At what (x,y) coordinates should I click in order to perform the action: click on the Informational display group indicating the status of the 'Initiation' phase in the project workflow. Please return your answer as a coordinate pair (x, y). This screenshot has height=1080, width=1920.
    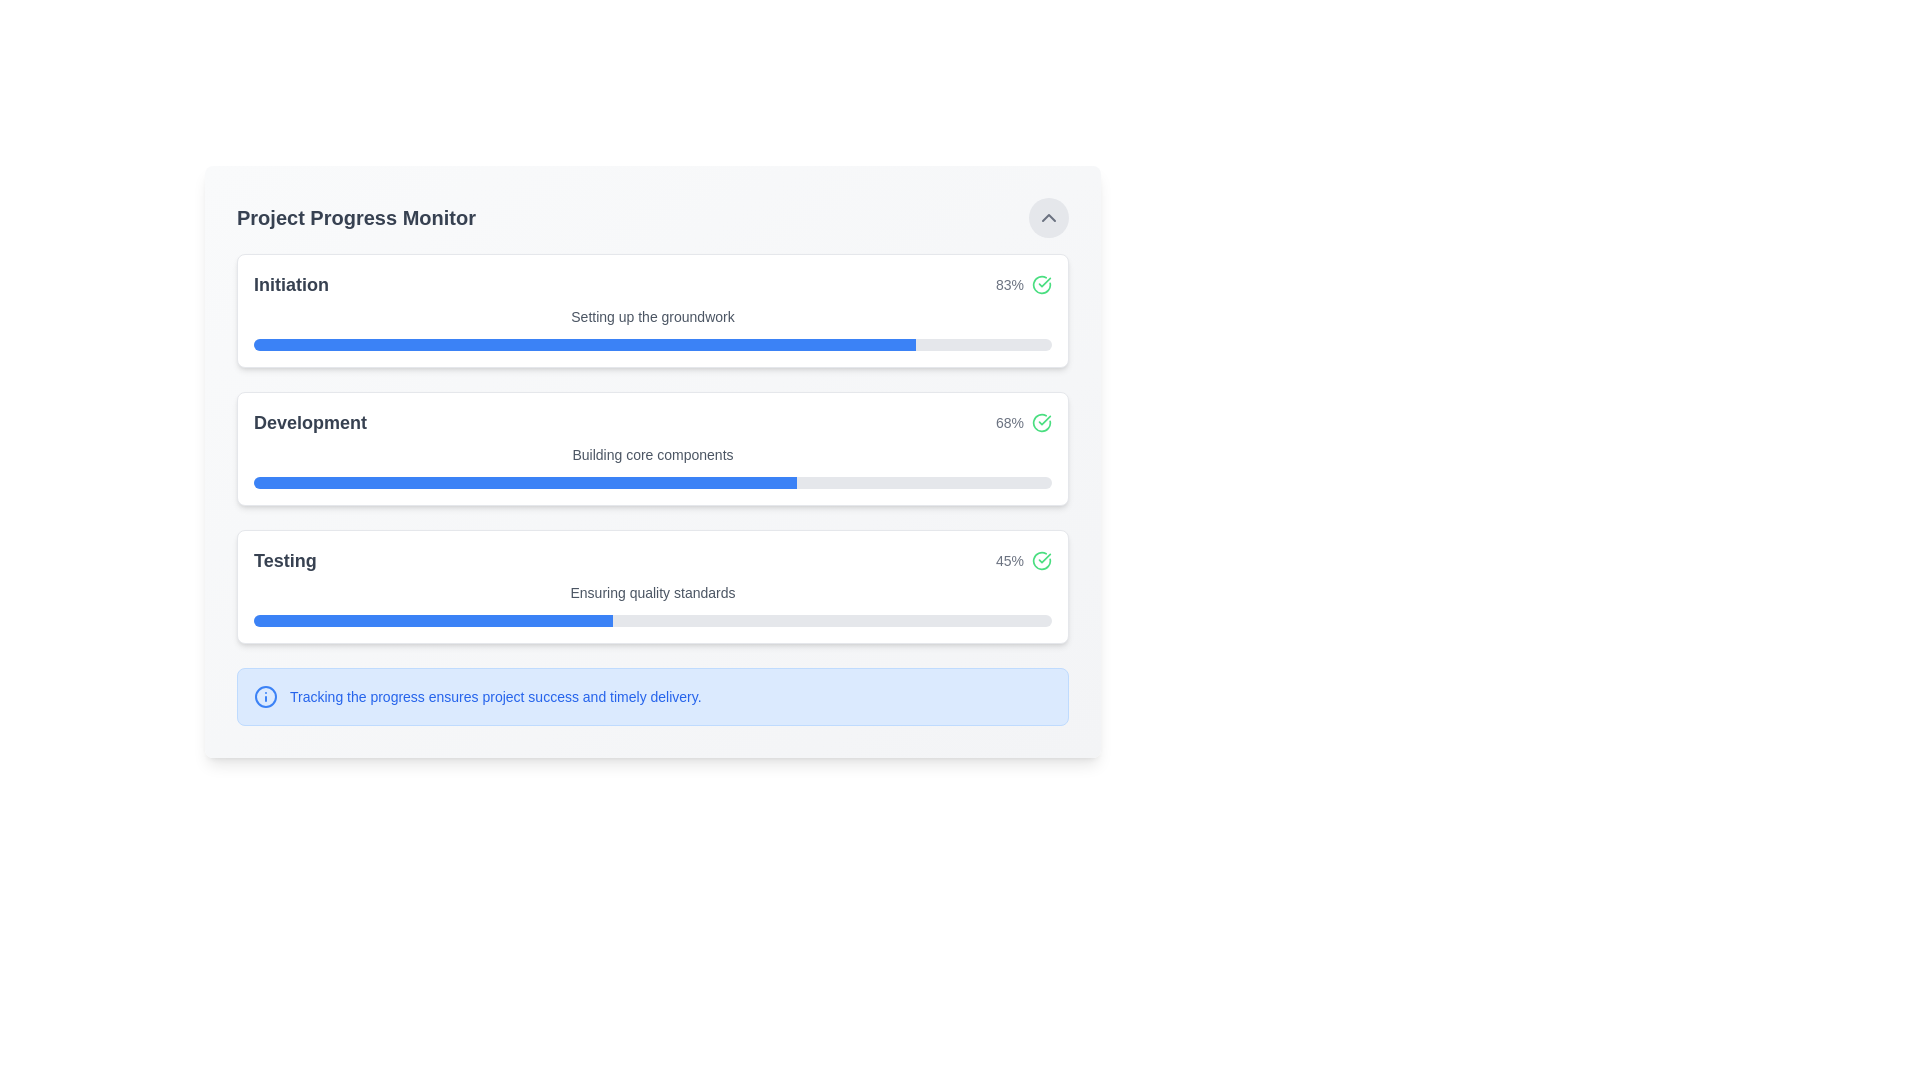
    Looking at the image, I should click on (652, 285).